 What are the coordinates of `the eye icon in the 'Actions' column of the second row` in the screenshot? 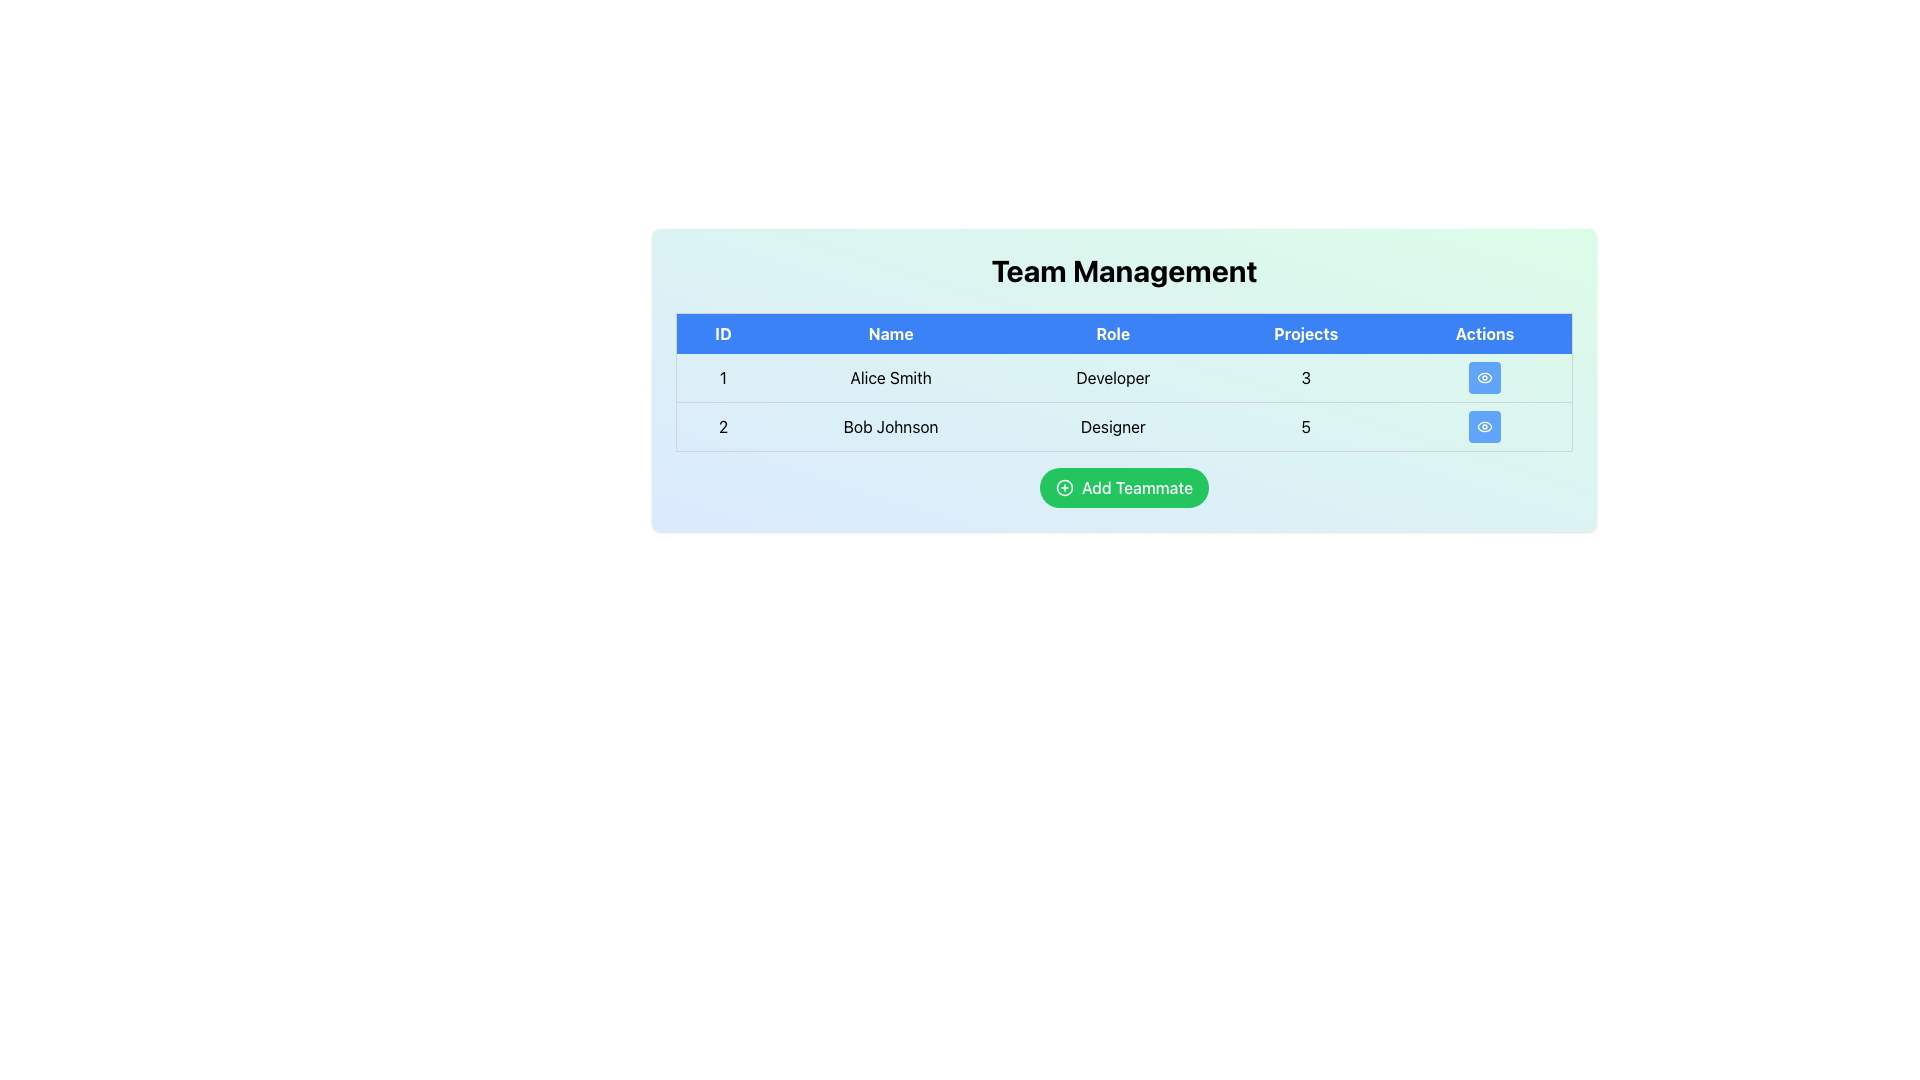 It's located at (1485, 378).